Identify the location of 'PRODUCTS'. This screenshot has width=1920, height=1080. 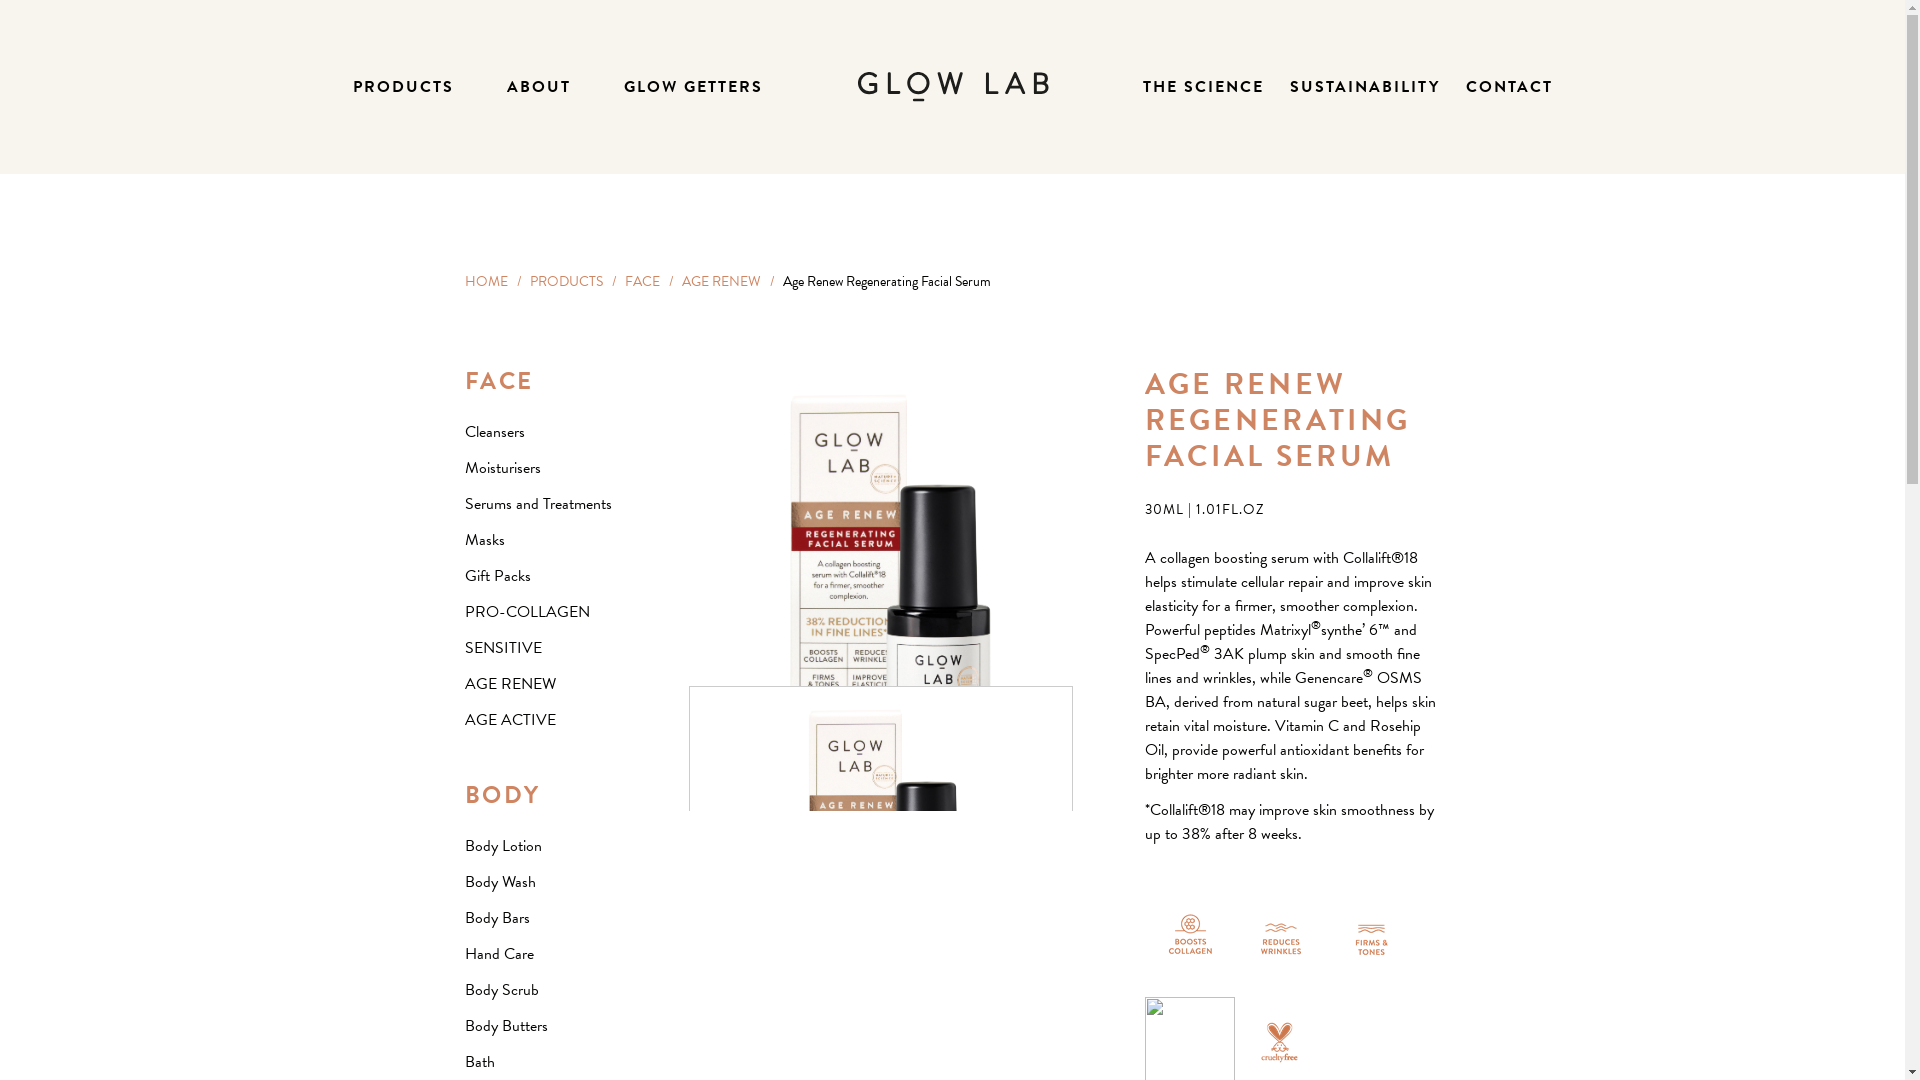
(565, 281).